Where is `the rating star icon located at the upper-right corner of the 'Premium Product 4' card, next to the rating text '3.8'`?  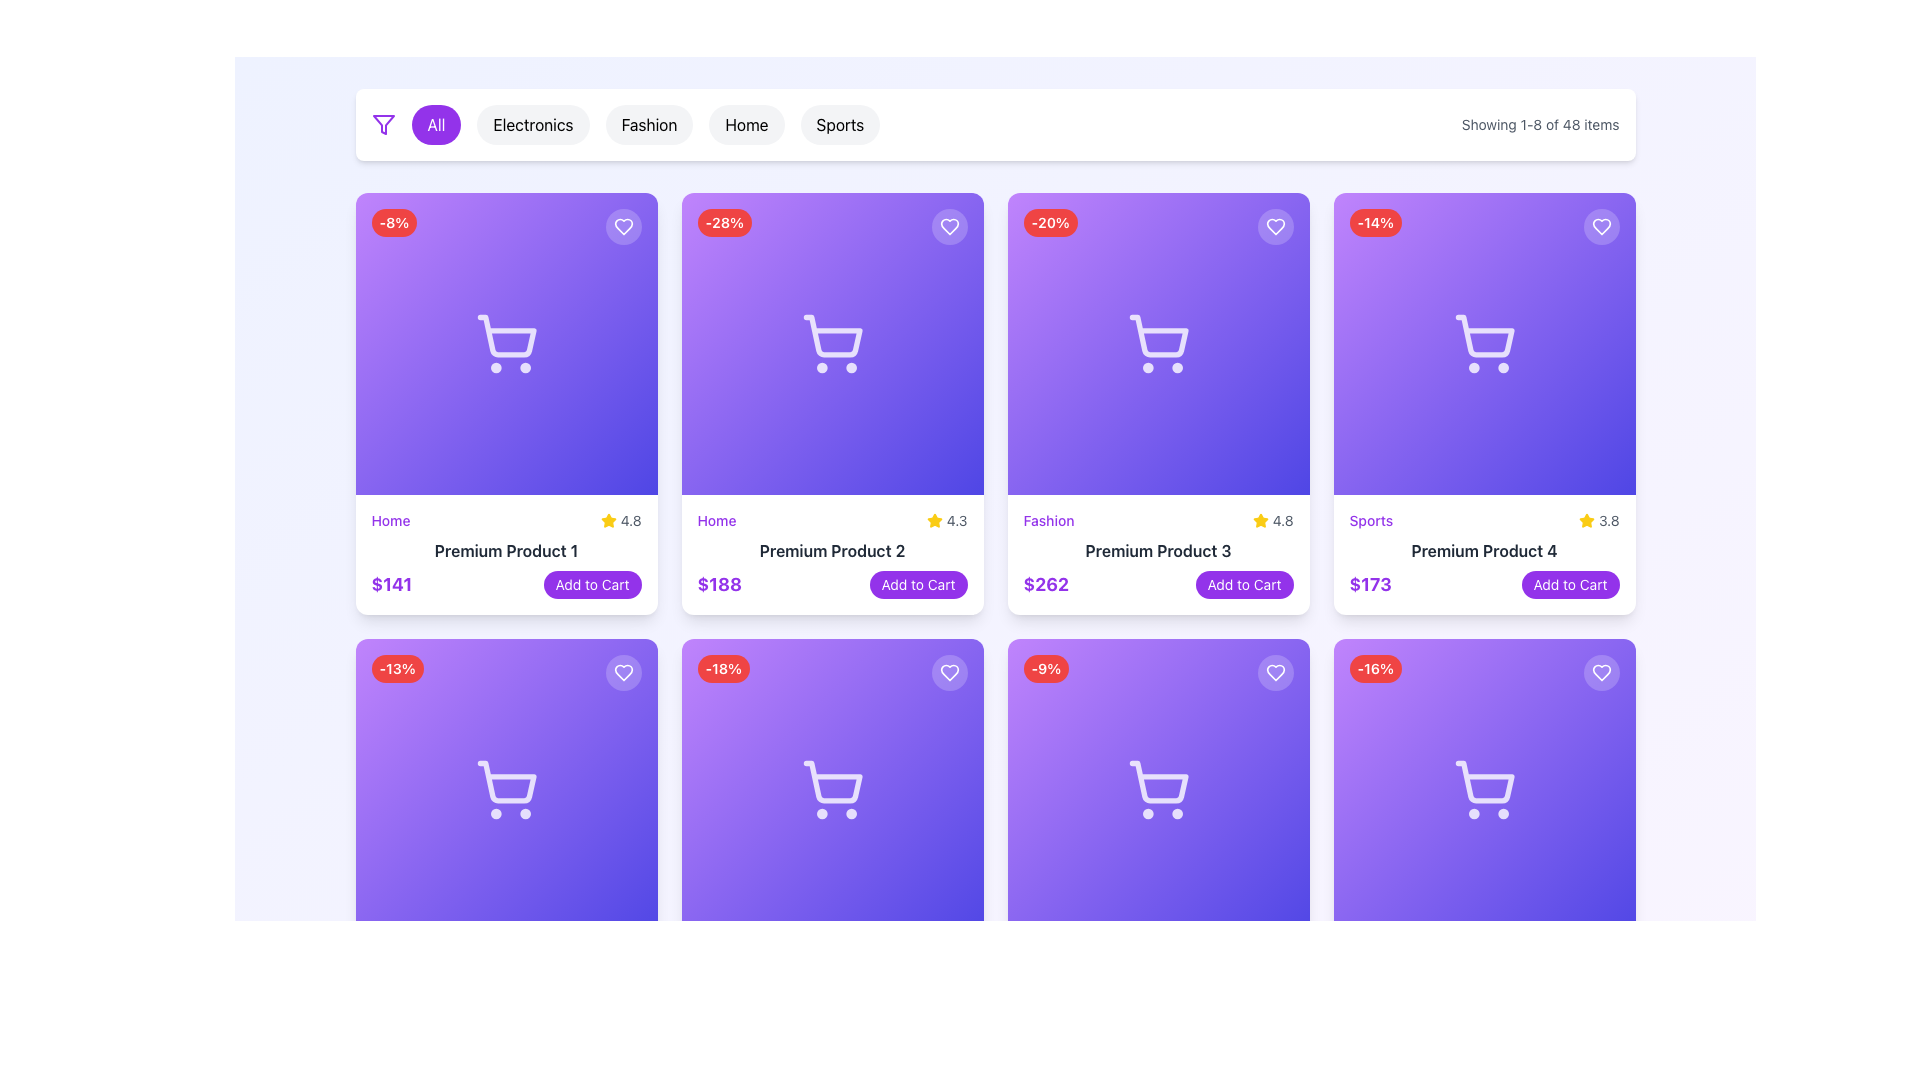 the rating star icon located at the upper-right corner of the 'Premium Product 4' card, next to the rating text '3.8' is located at coordinates (1586, 519).